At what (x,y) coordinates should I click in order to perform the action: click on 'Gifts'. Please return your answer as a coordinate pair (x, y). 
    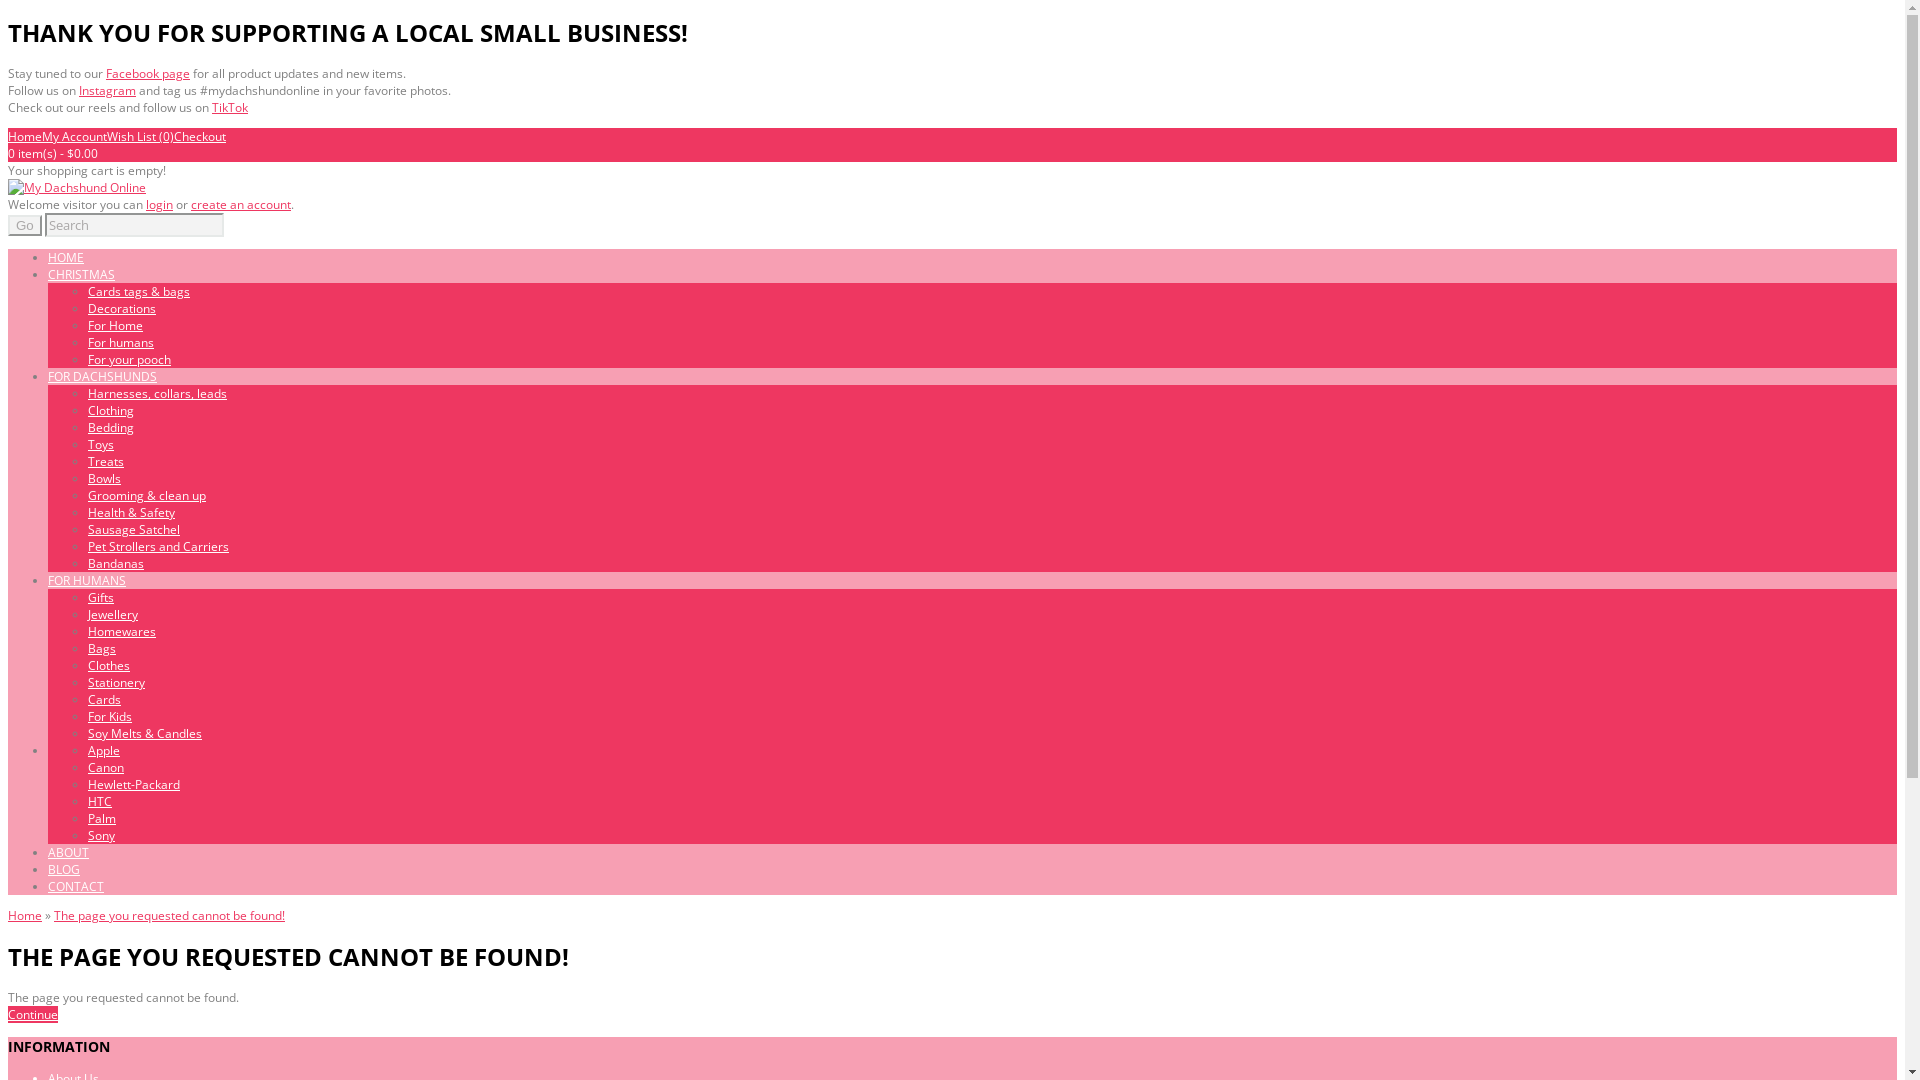
    Looking at the image, I should click on (86, 596).